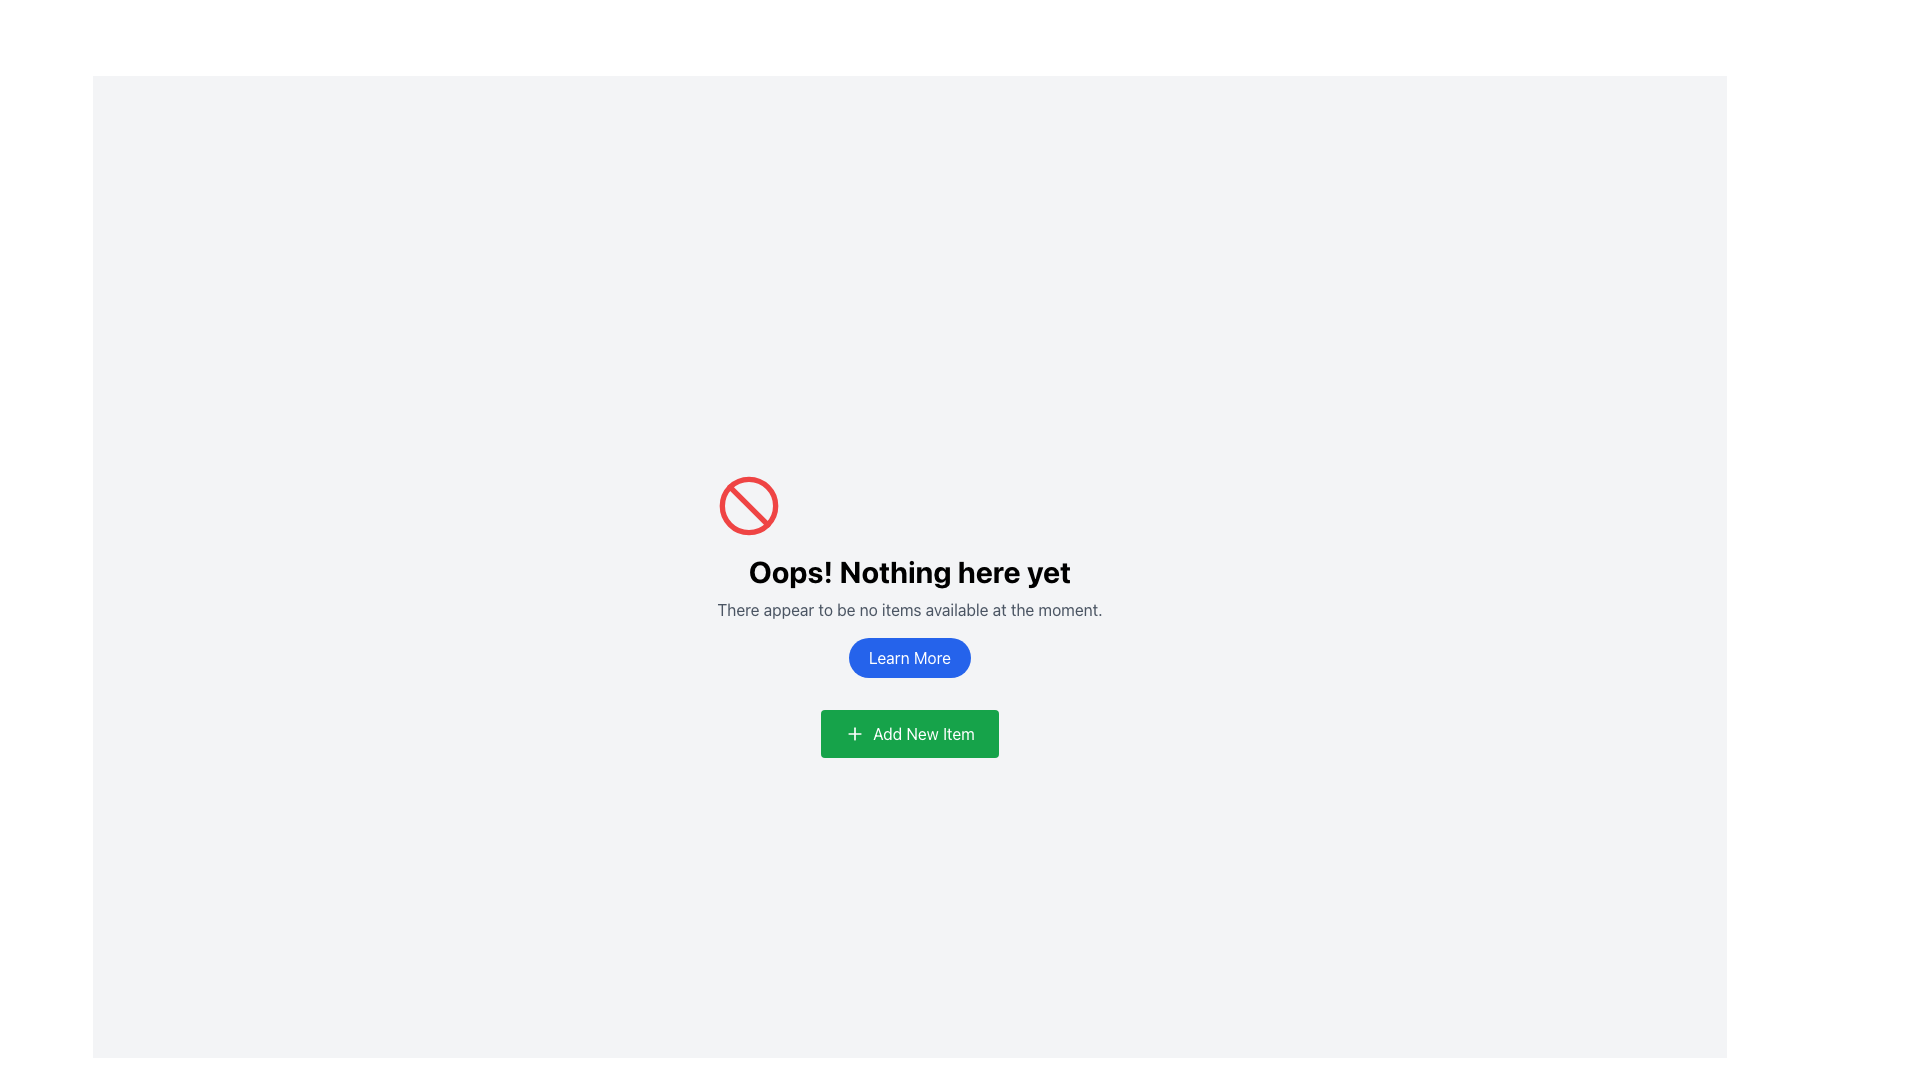 This screenshot has width=1920, height=1080. Describe the element at coordinates (748, 504) in the screenshot. I see `the red prohibition icon, which is a circular shape with a diagonal slash, located above the bold text 'Oops! Nothing here yet'` at that location.